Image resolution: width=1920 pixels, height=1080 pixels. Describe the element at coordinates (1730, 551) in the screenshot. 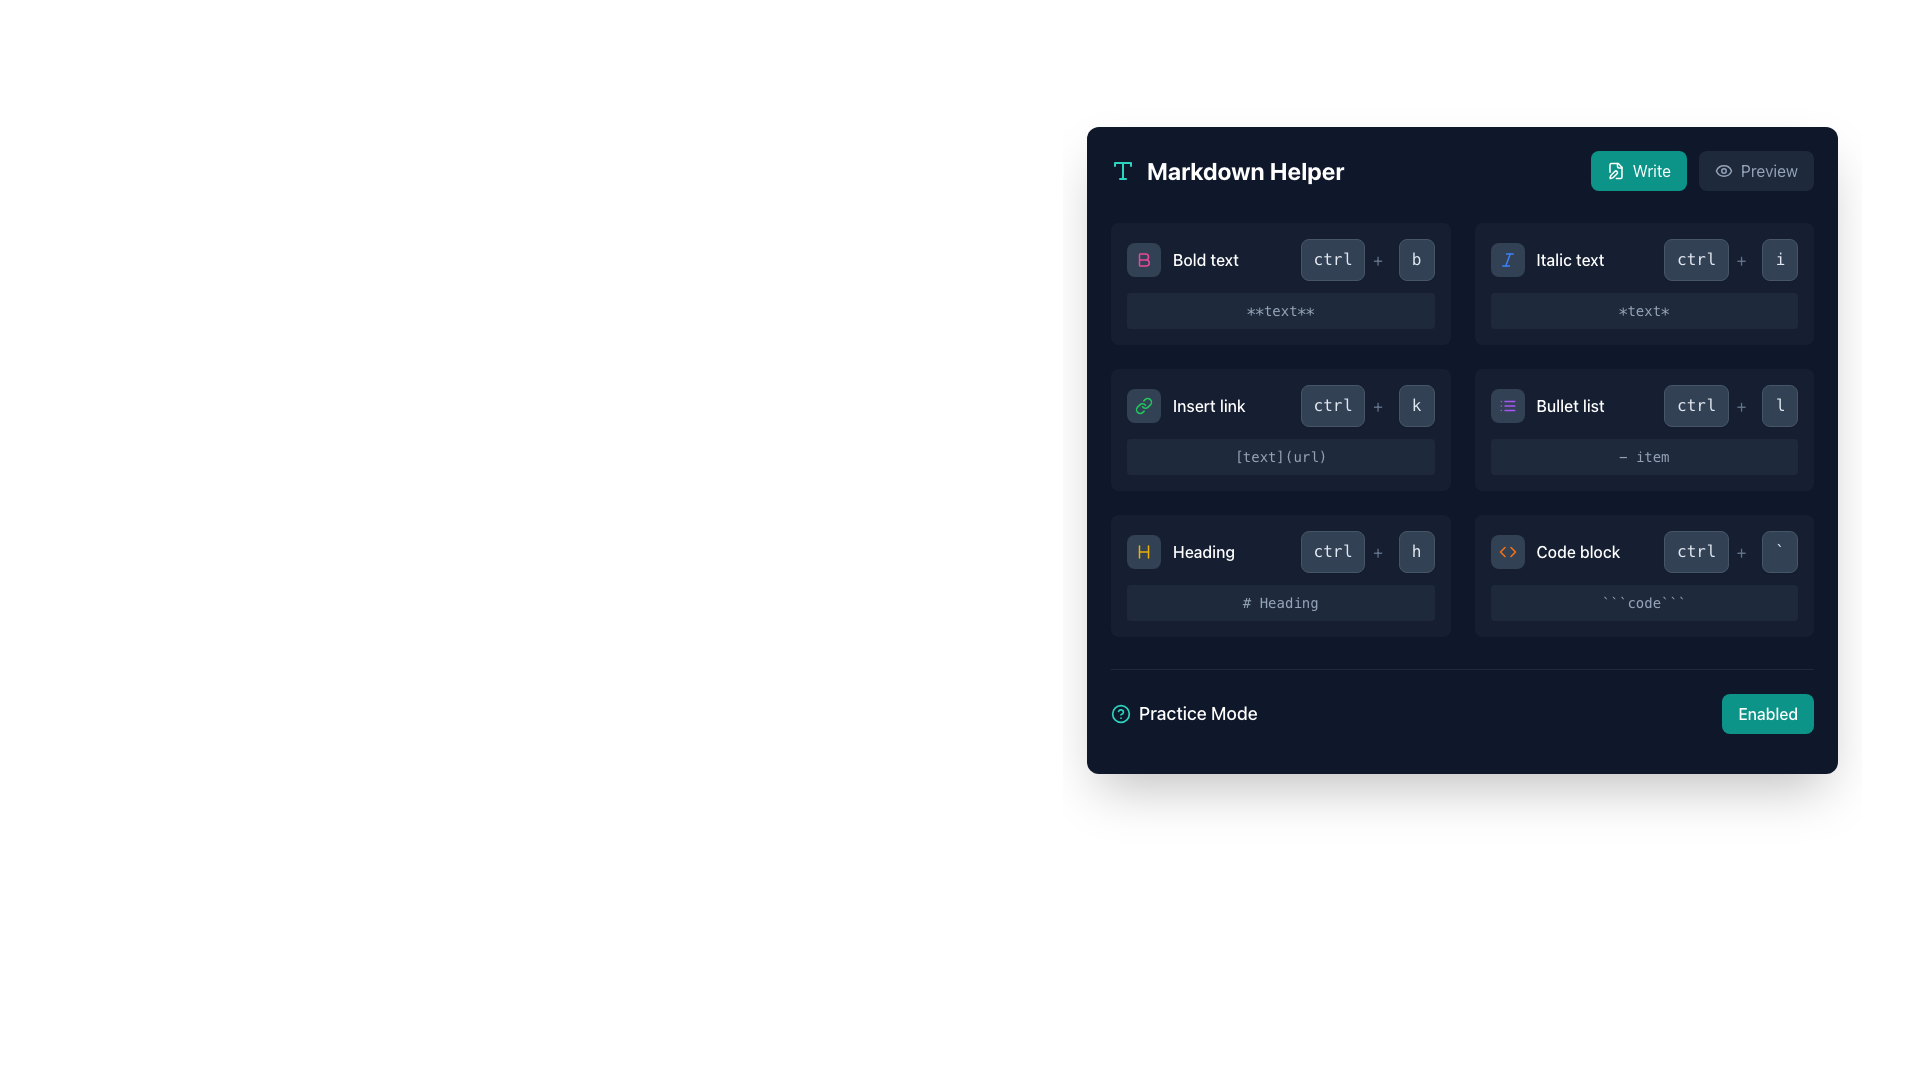

I see `the Shortcut hint display located in the lower-right corner of the interface, which includes the text 'ctrl', a '+' sign, and a '`' button, indicating the code block functionality` at that location.